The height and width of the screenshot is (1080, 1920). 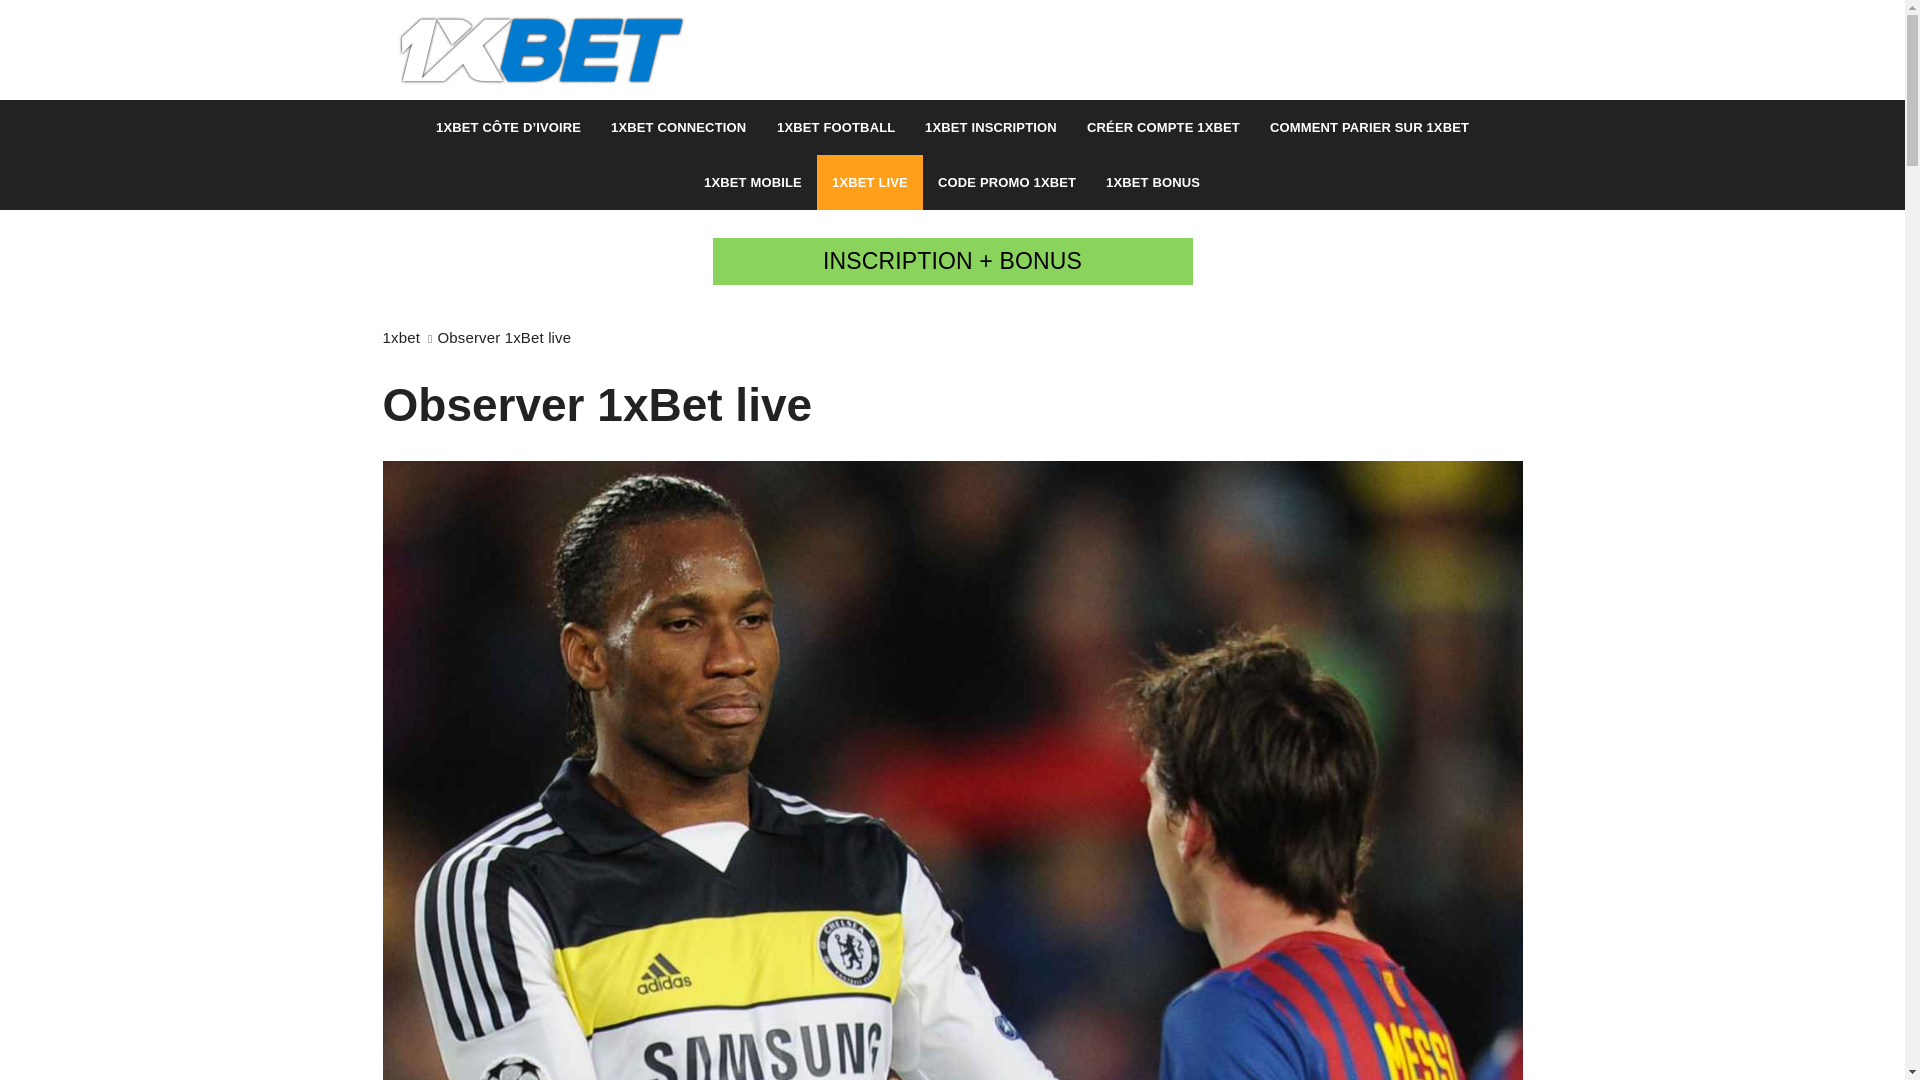 I want to click on '1XBET LIVE', so click(x=869, y=182).